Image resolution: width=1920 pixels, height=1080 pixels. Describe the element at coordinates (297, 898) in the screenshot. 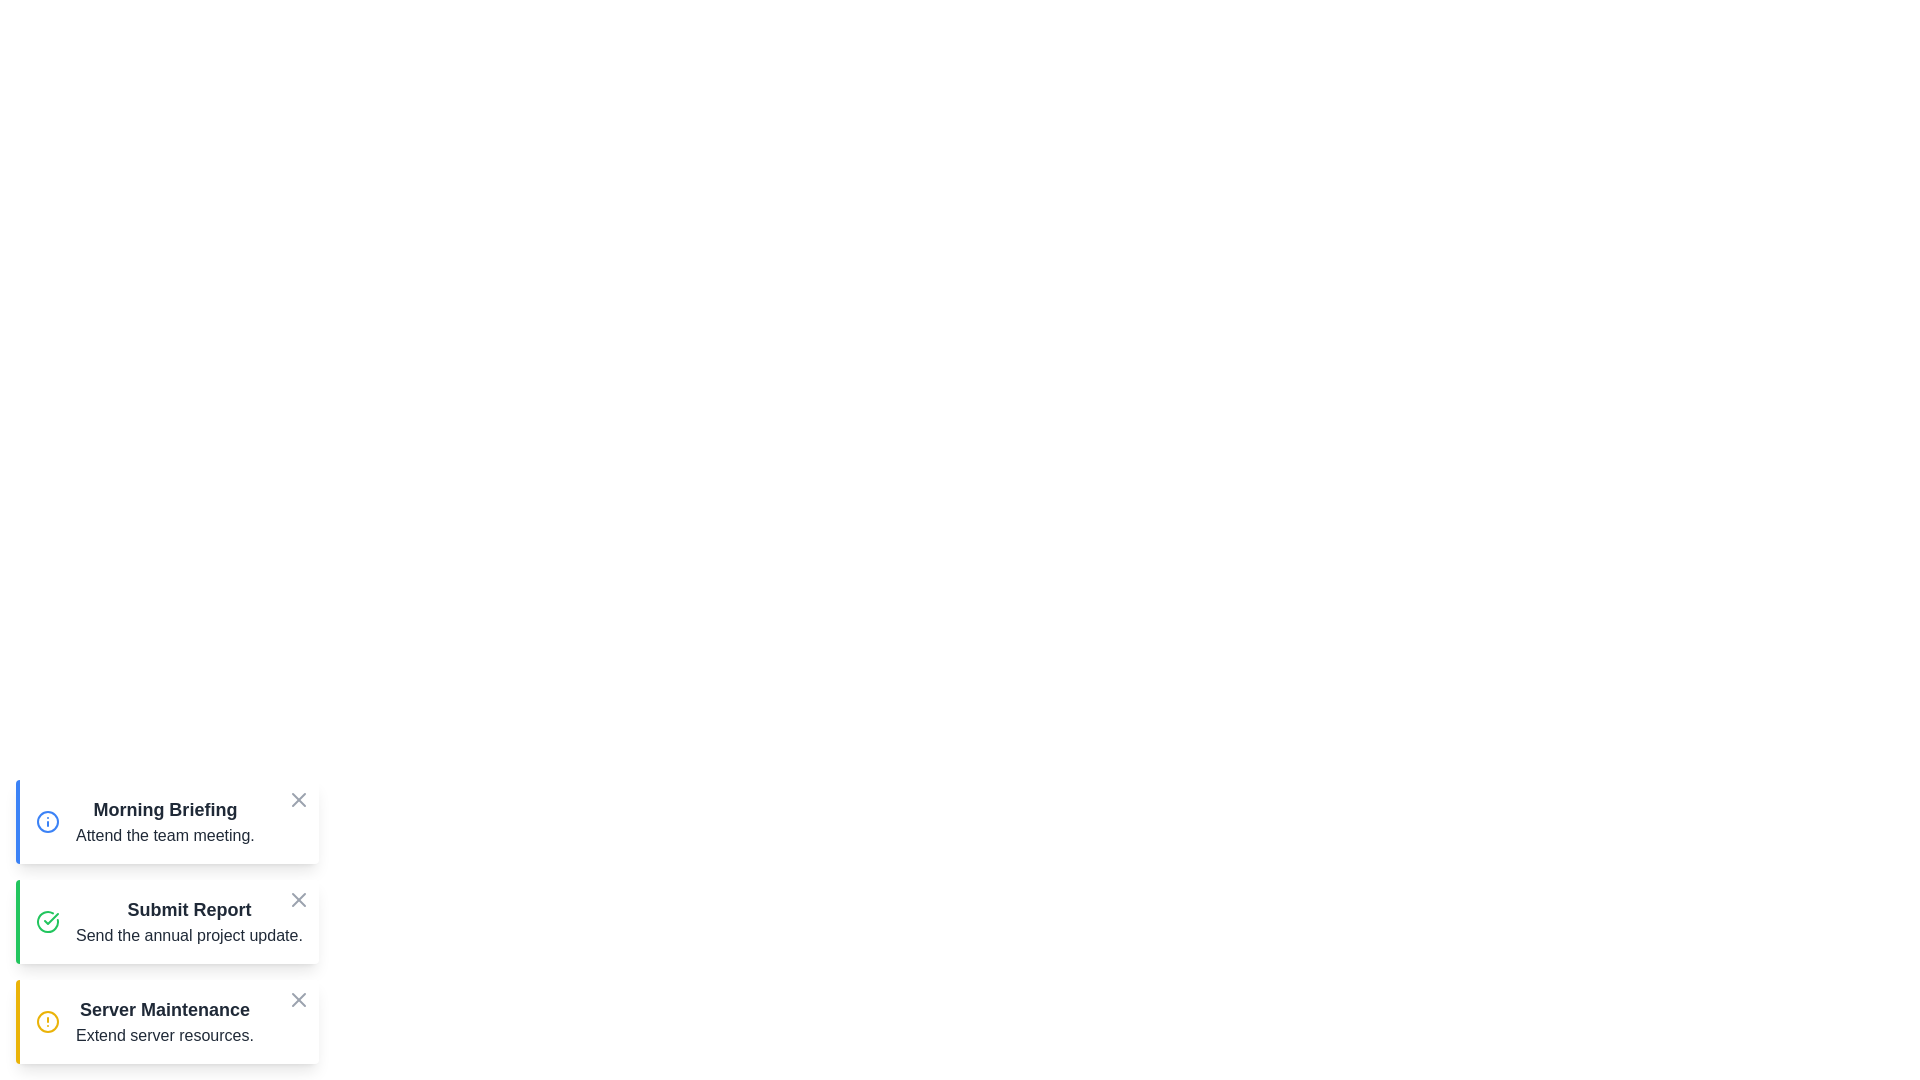

I see `the Close button, which is a small 'X' icon located at the top-right corner of the 'Submit Report' card in the user interface` at that location.